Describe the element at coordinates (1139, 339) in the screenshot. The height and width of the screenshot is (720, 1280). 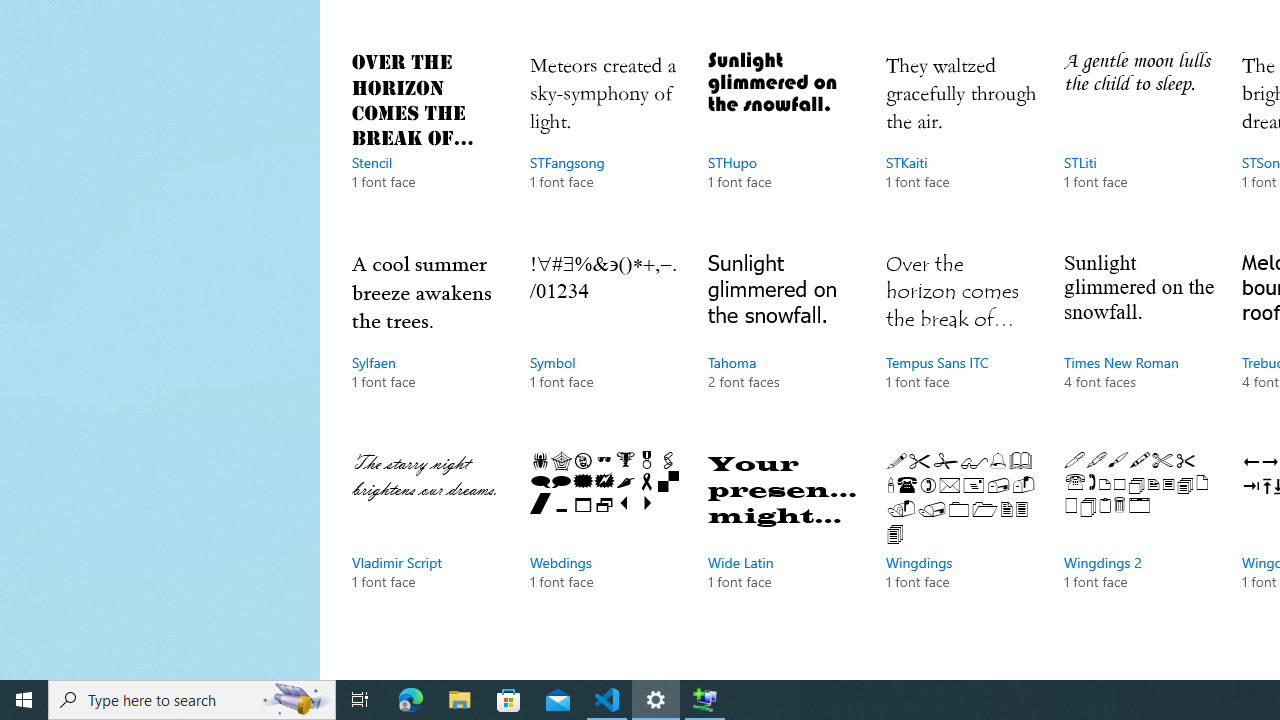
I see `'Times New Roman, 4 font faces'` at that location.